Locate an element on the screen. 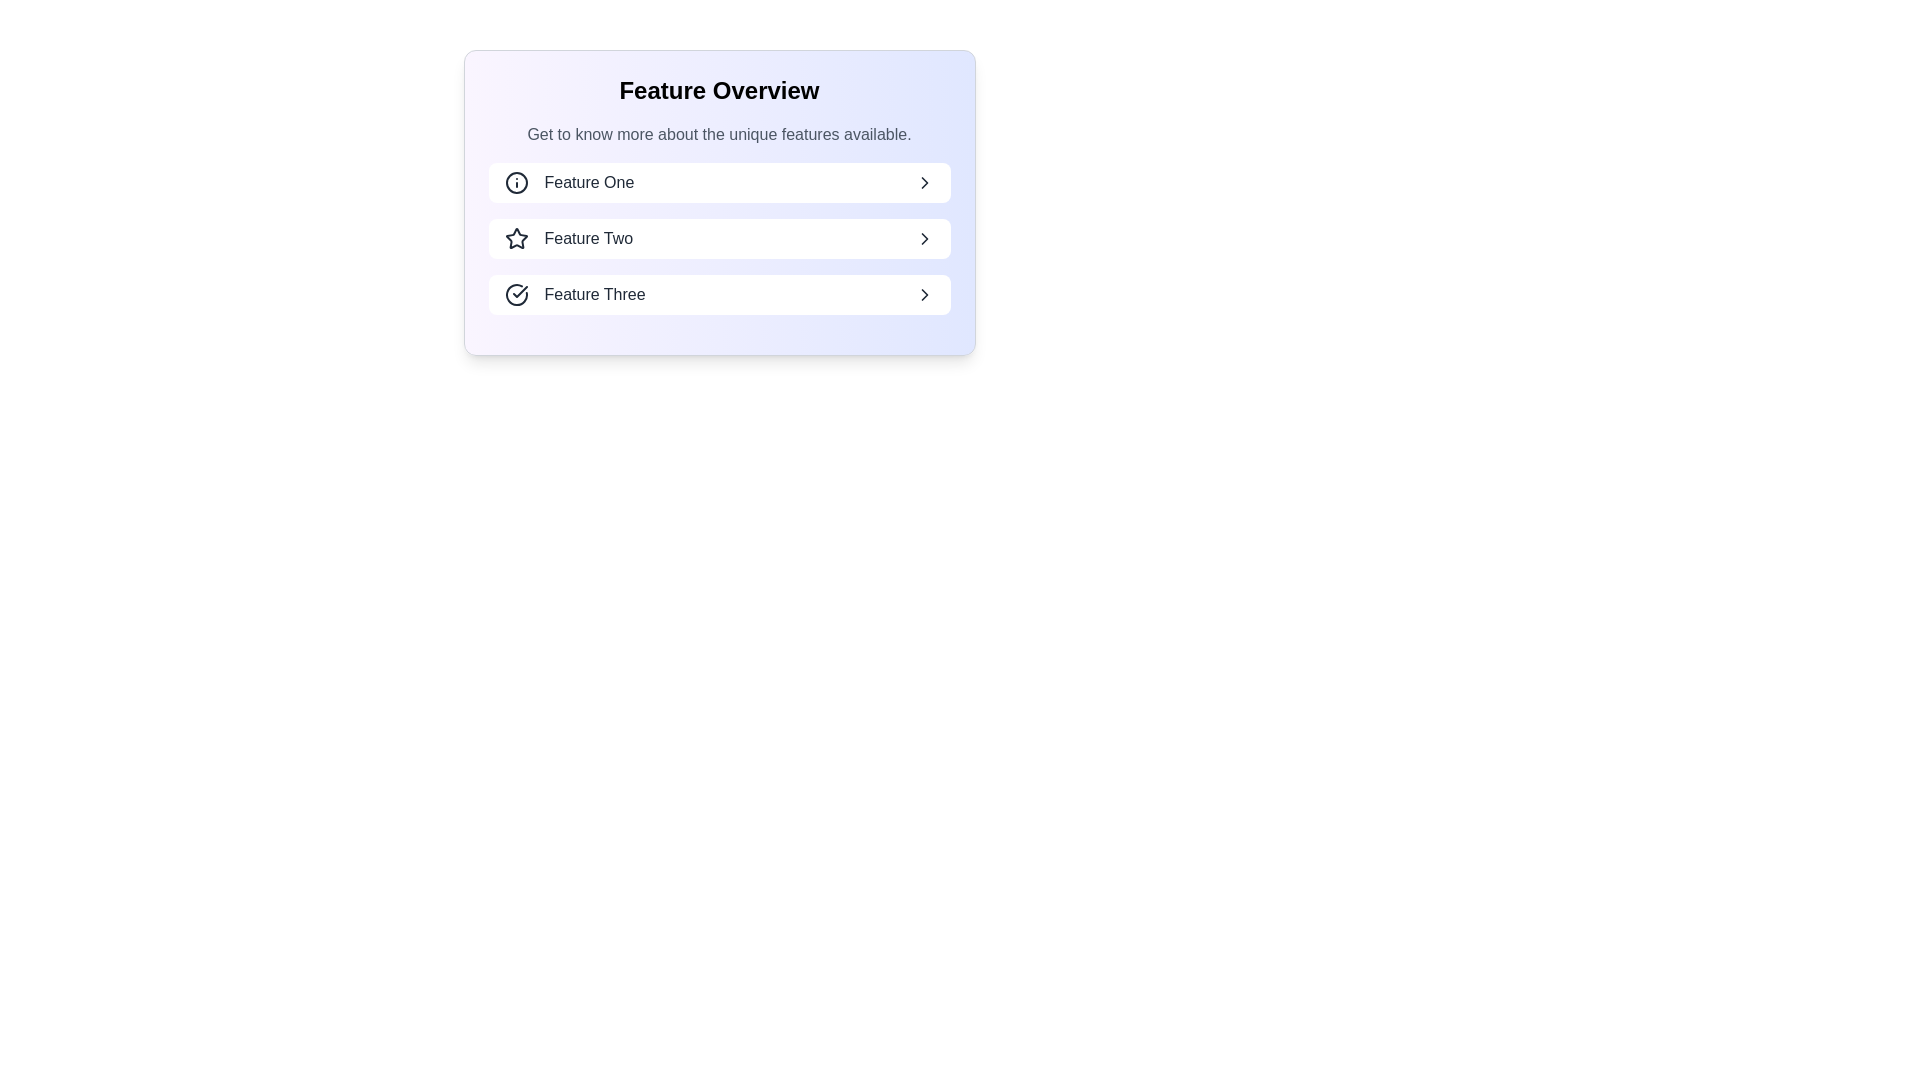 This screenshot has height=1080, width=1920. the first clickable list item labeled 'Feature One' is located at coordinates (719, 182).